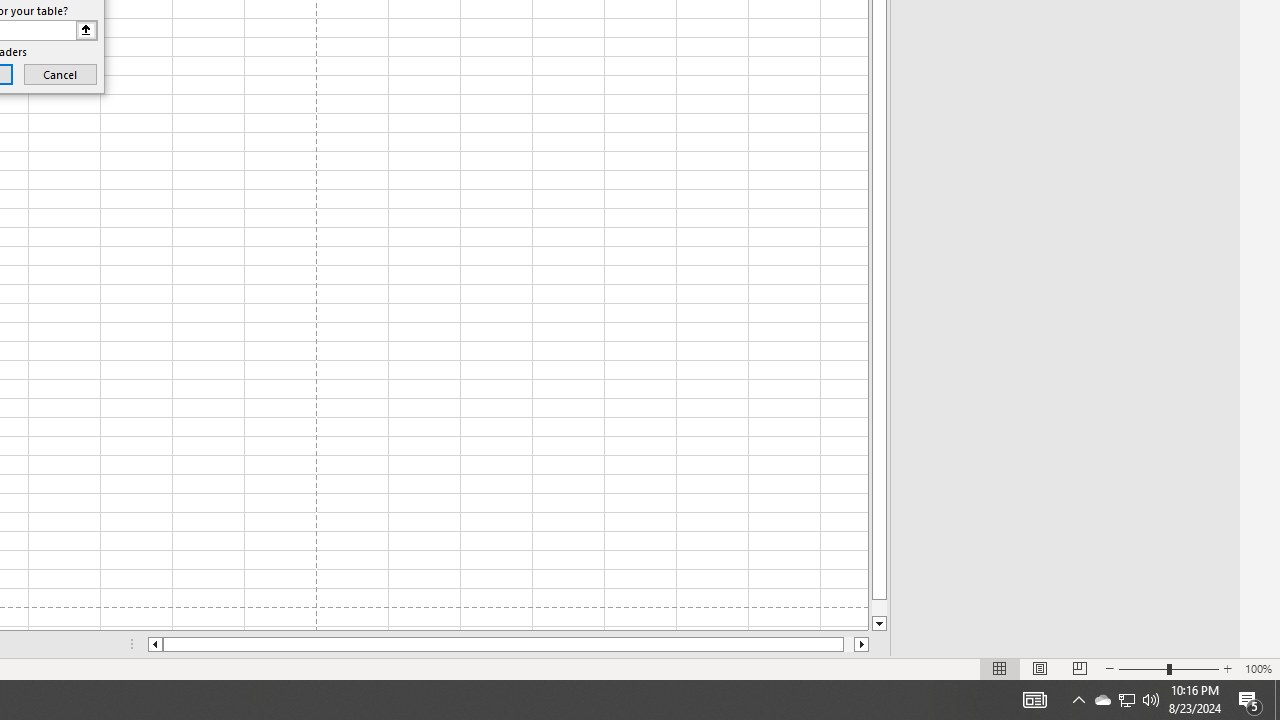 This screenshot has width=1280, height=720. What do you see at coordinates (1078, 669) in the screenshot?
I see `'Page Break Preview'` at bounding box center [1078, 669].